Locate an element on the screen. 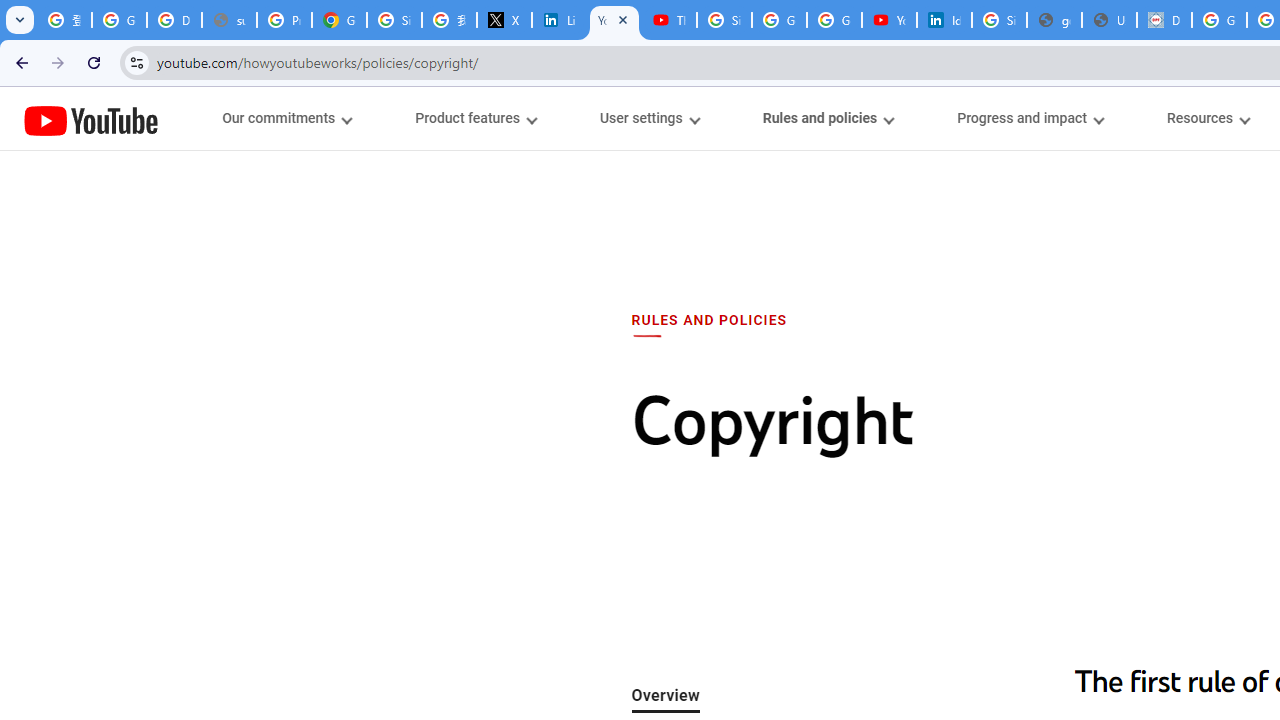 The width and height of the screenshot is (1280, 720). 'support.google.com - Network error' is located at coordinates (229, 20).